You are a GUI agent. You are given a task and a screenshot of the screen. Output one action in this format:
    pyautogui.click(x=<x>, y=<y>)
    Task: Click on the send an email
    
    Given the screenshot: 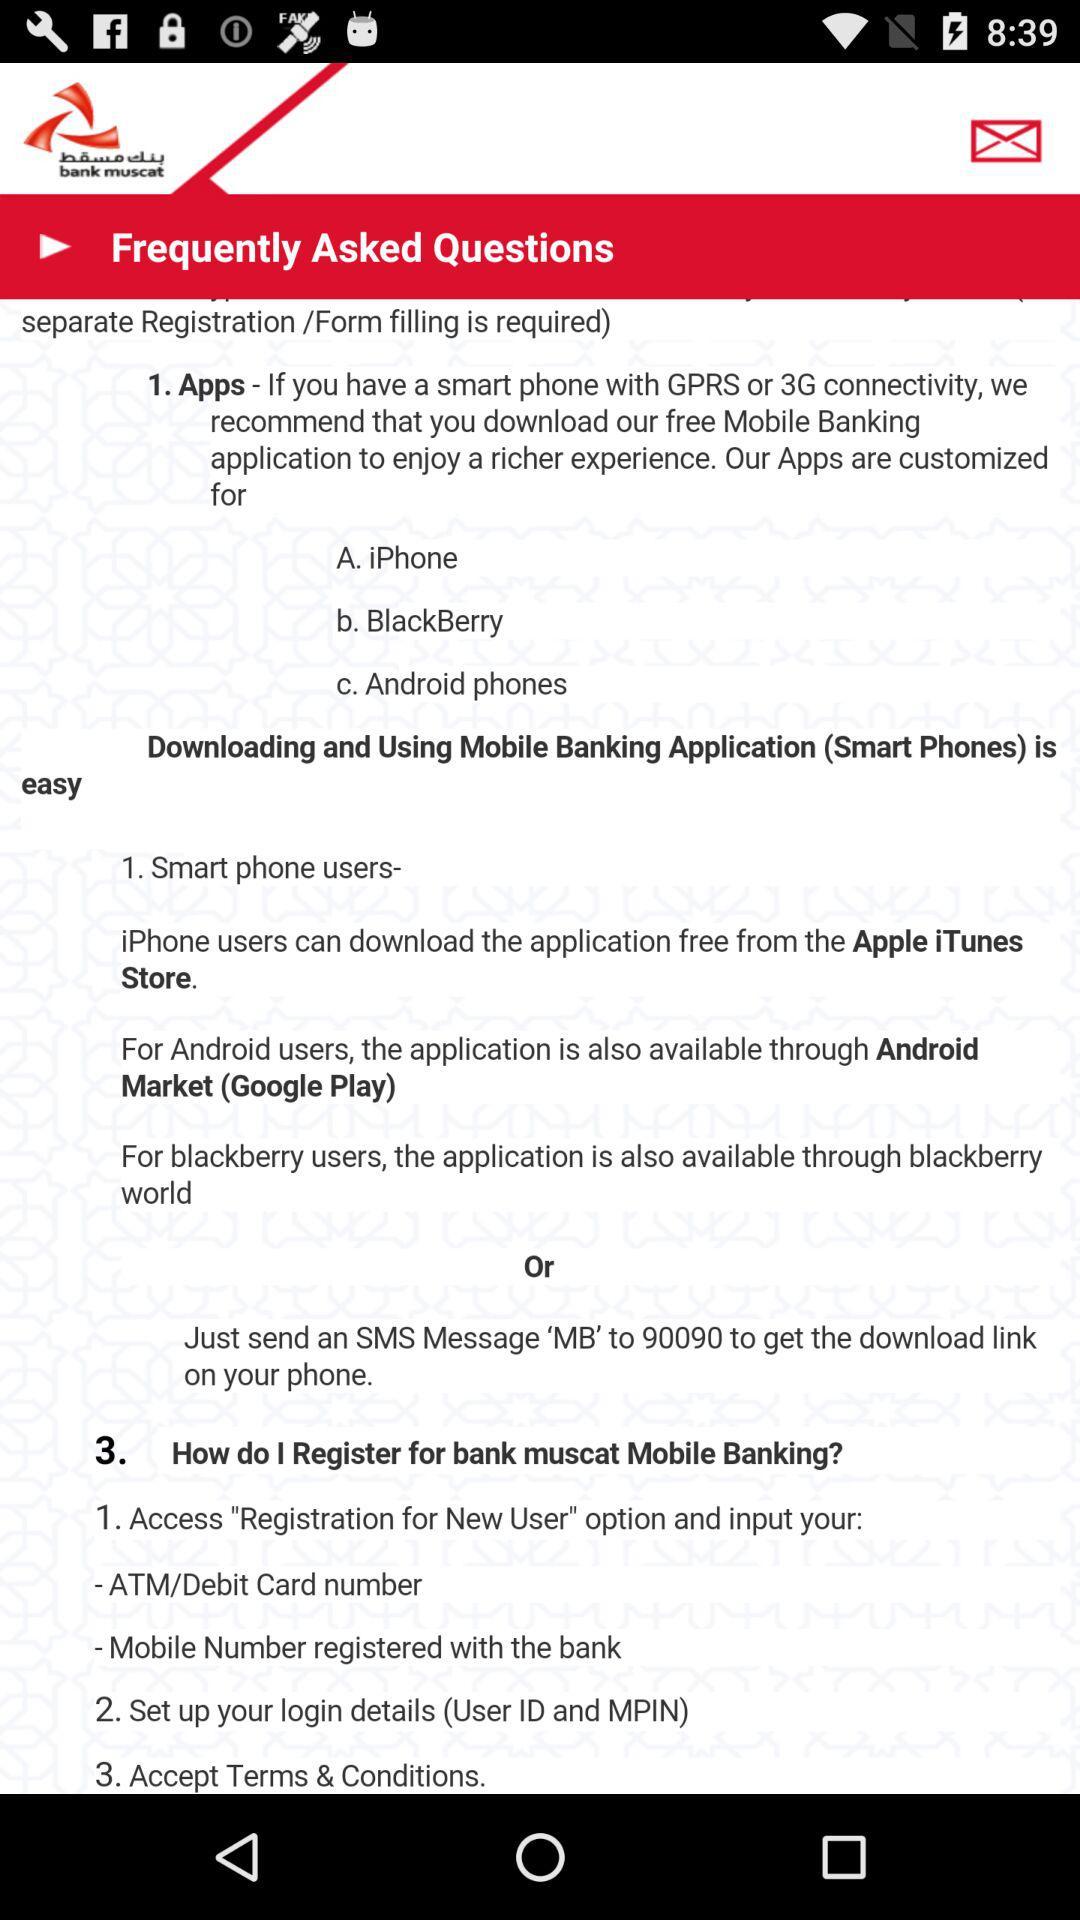 What is the action you would take?
    pyautogui.click(x=1011, y=133)
    